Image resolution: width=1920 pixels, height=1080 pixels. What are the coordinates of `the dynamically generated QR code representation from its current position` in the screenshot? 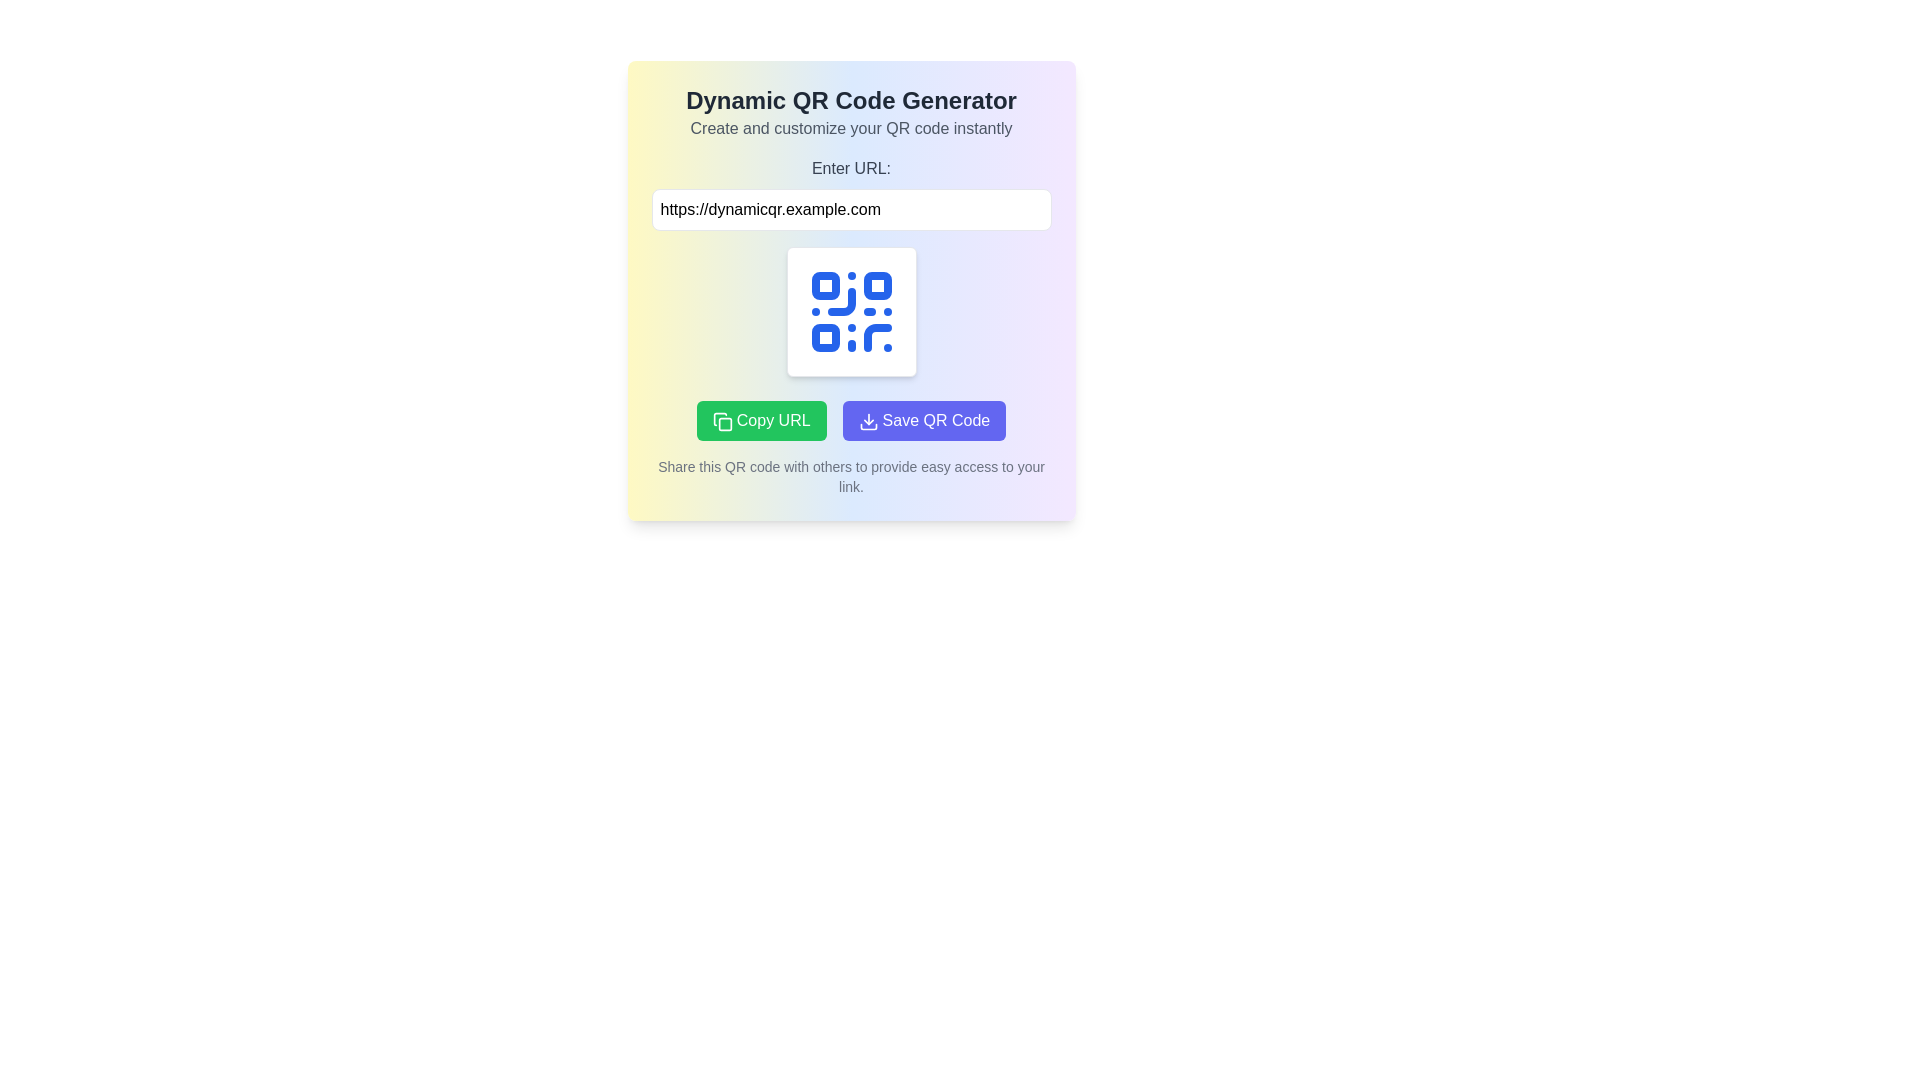 It's located at (851, 312).